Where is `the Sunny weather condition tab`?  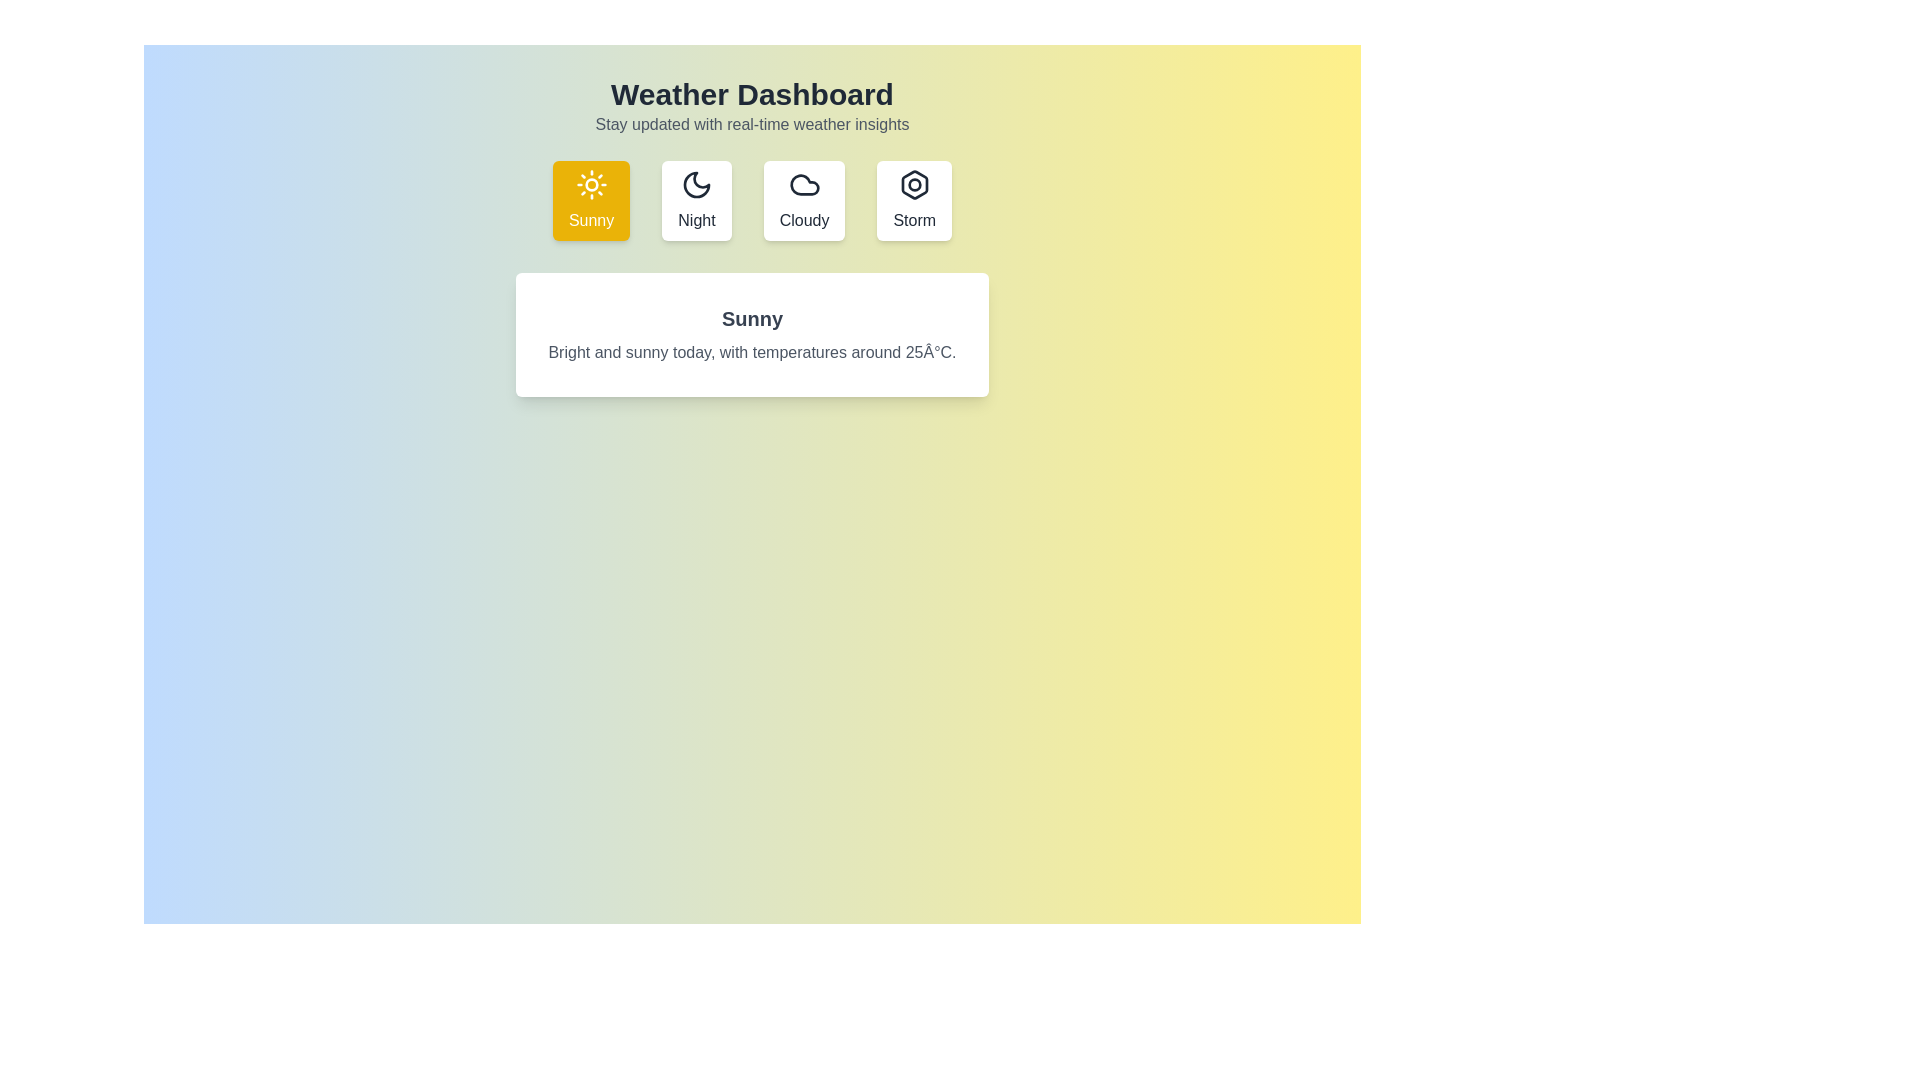
the Sunny weather condition tab is located at coordinates (590, 200).